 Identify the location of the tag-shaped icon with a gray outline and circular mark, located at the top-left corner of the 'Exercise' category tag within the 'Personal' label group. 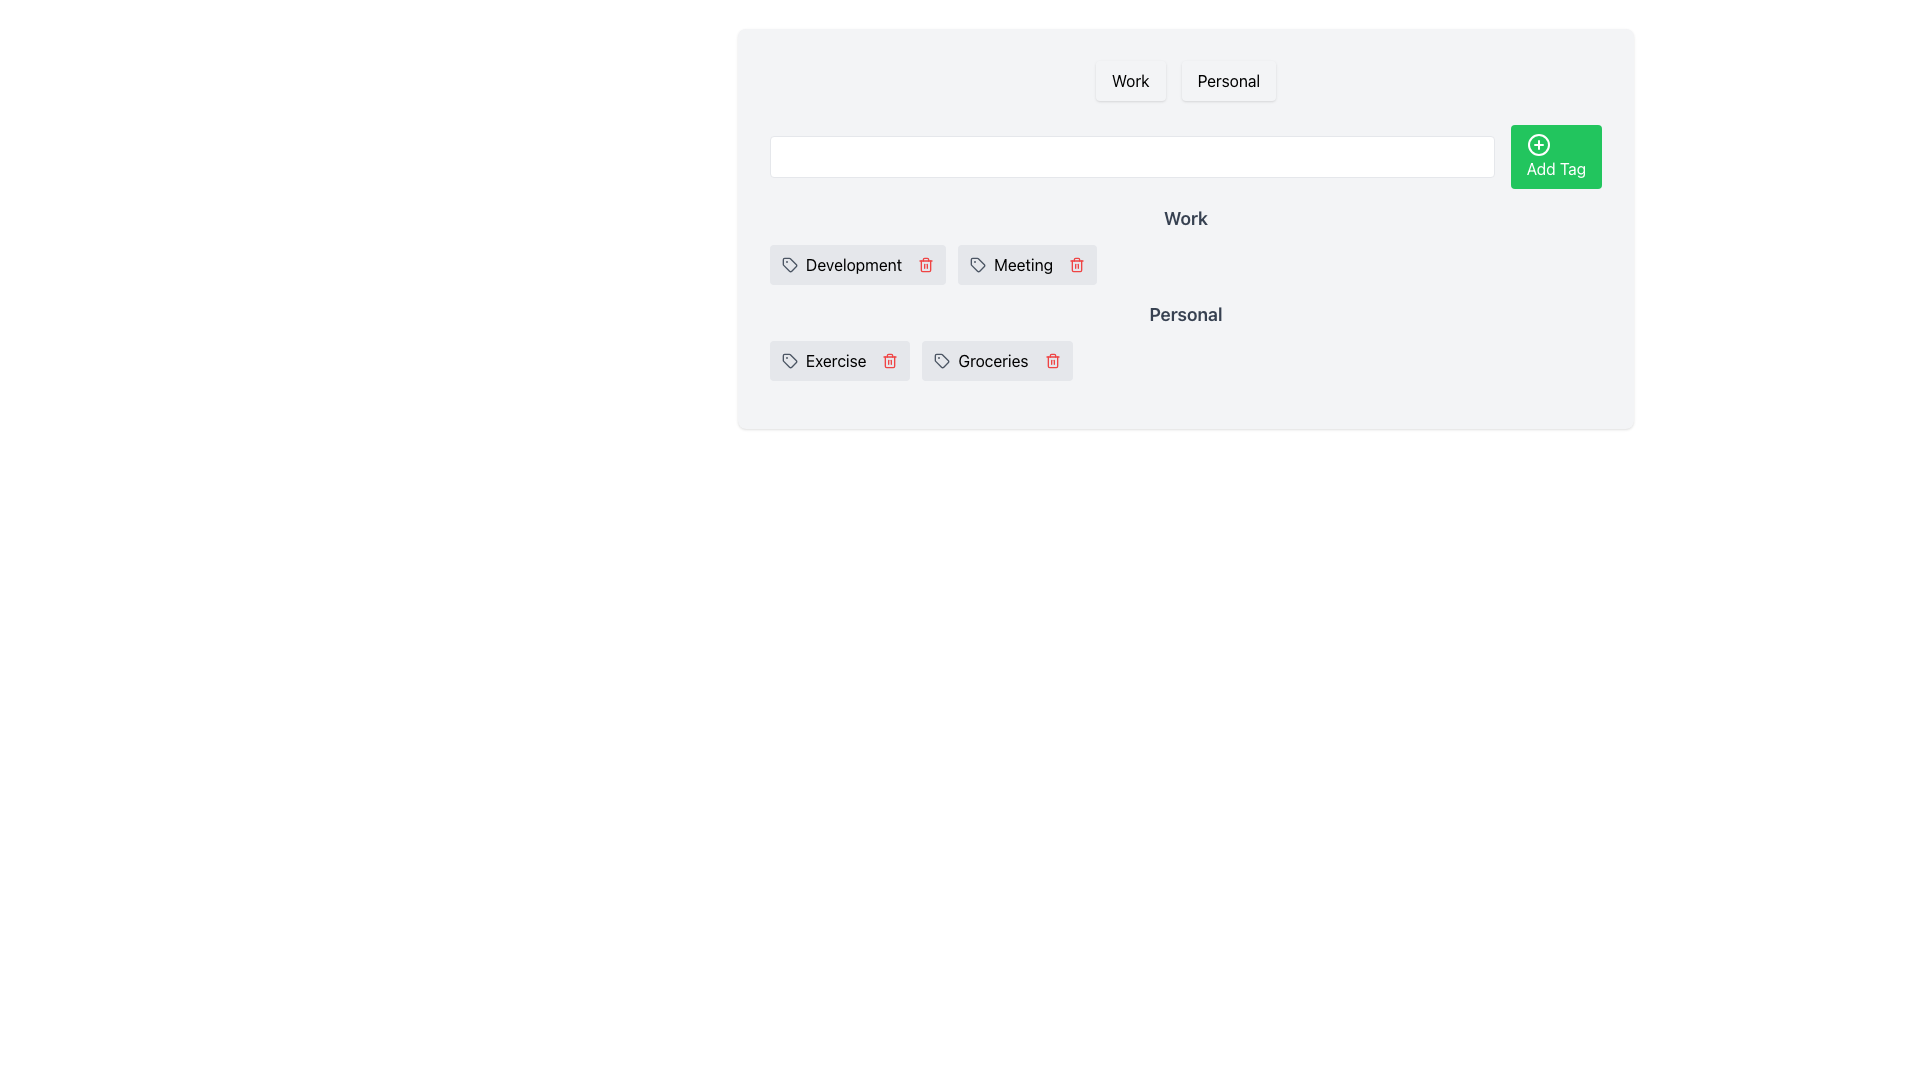
(789, 361).